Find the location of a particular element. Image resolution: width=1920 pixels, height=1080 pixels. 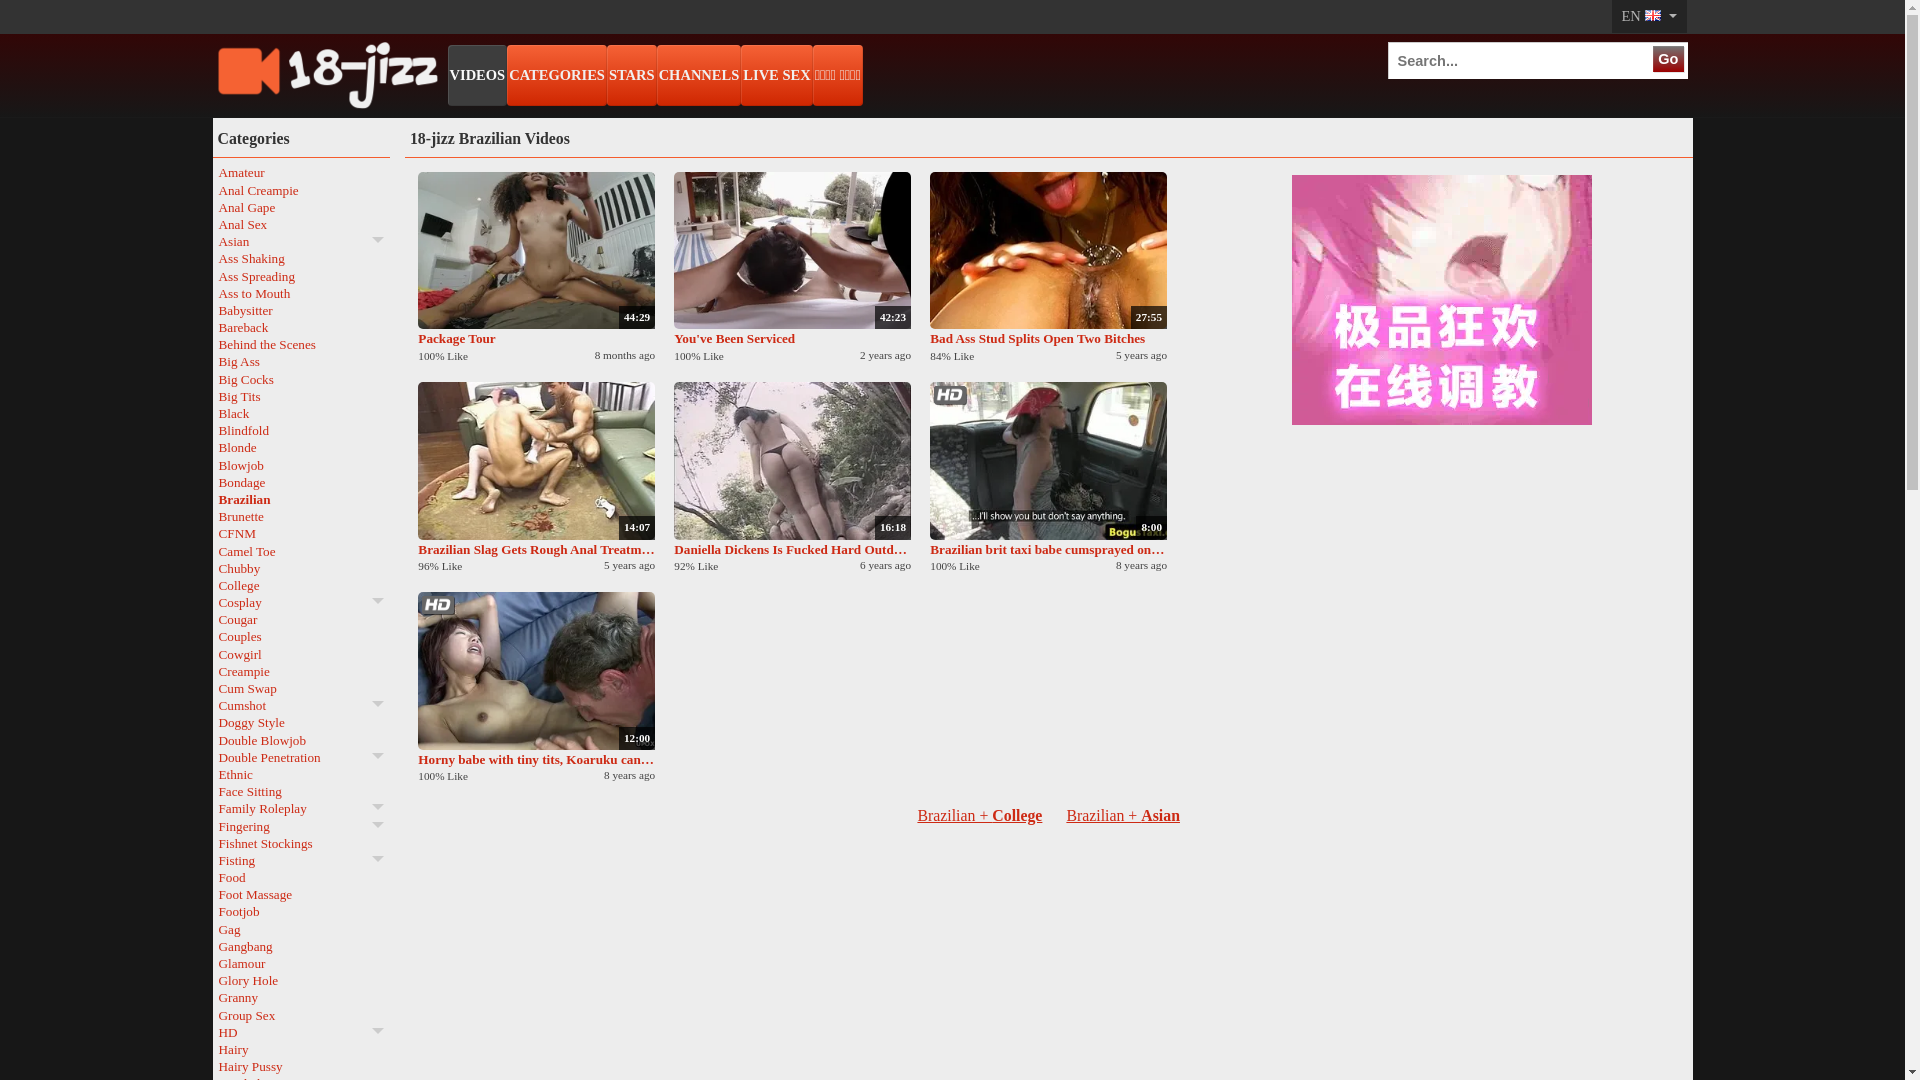

'CFNM' is located at coordinates (300, 532).